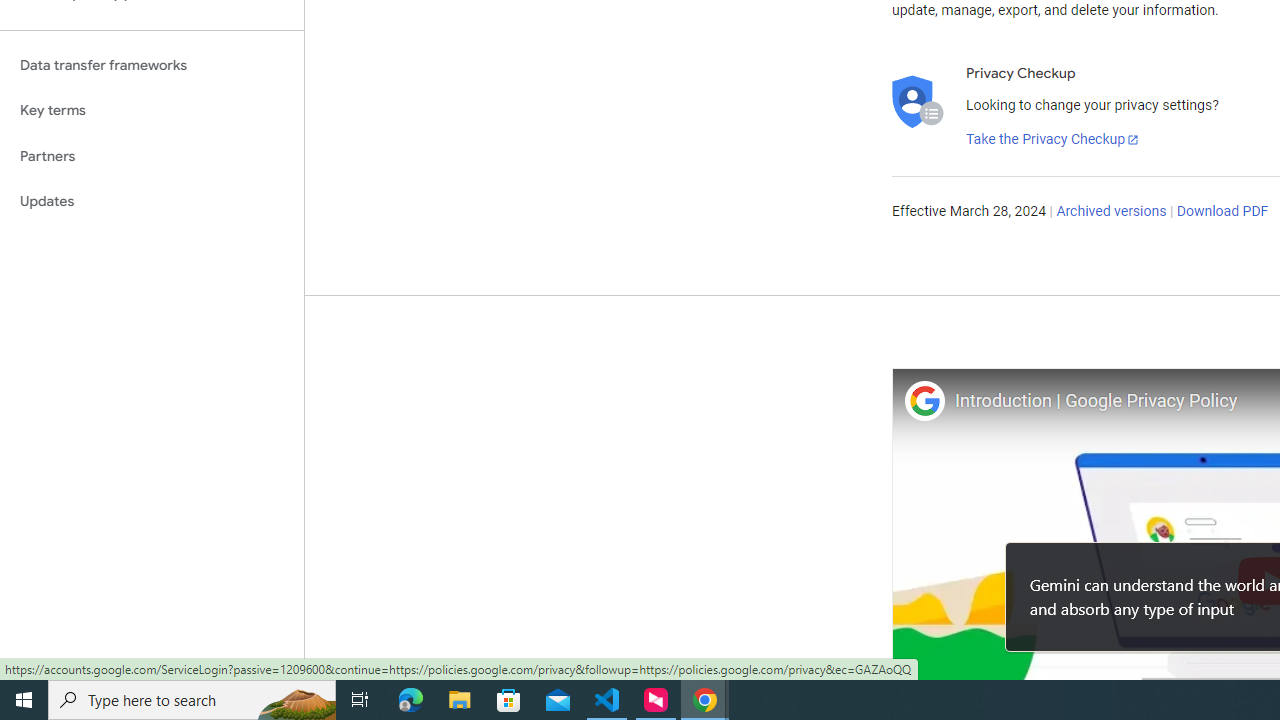 The width and height of the screenshot is (1280, 720). I want to click on 'Download PDF', so click(1221, 212).